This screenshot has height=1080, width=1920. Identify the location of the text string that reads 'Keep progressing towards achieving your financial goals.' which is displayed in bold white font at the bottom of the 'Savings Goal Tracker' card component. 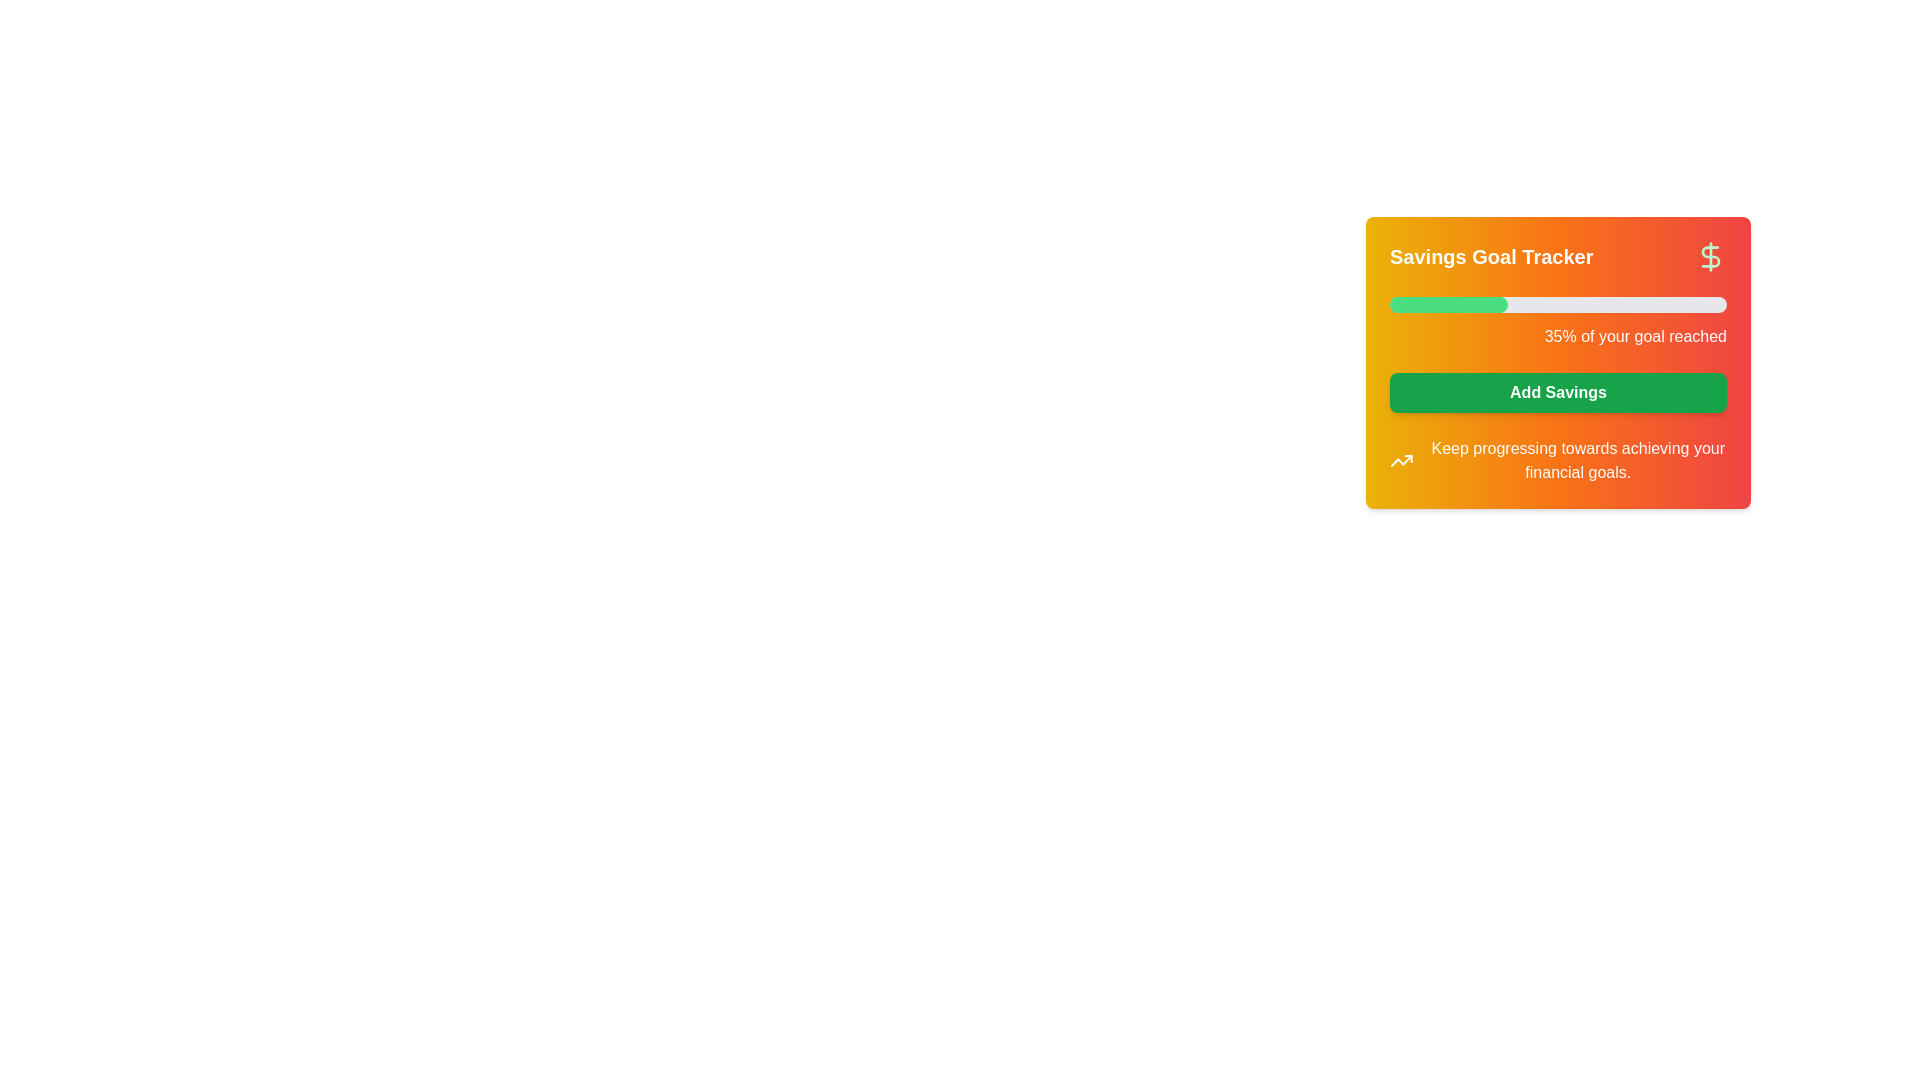
(1577, 461).